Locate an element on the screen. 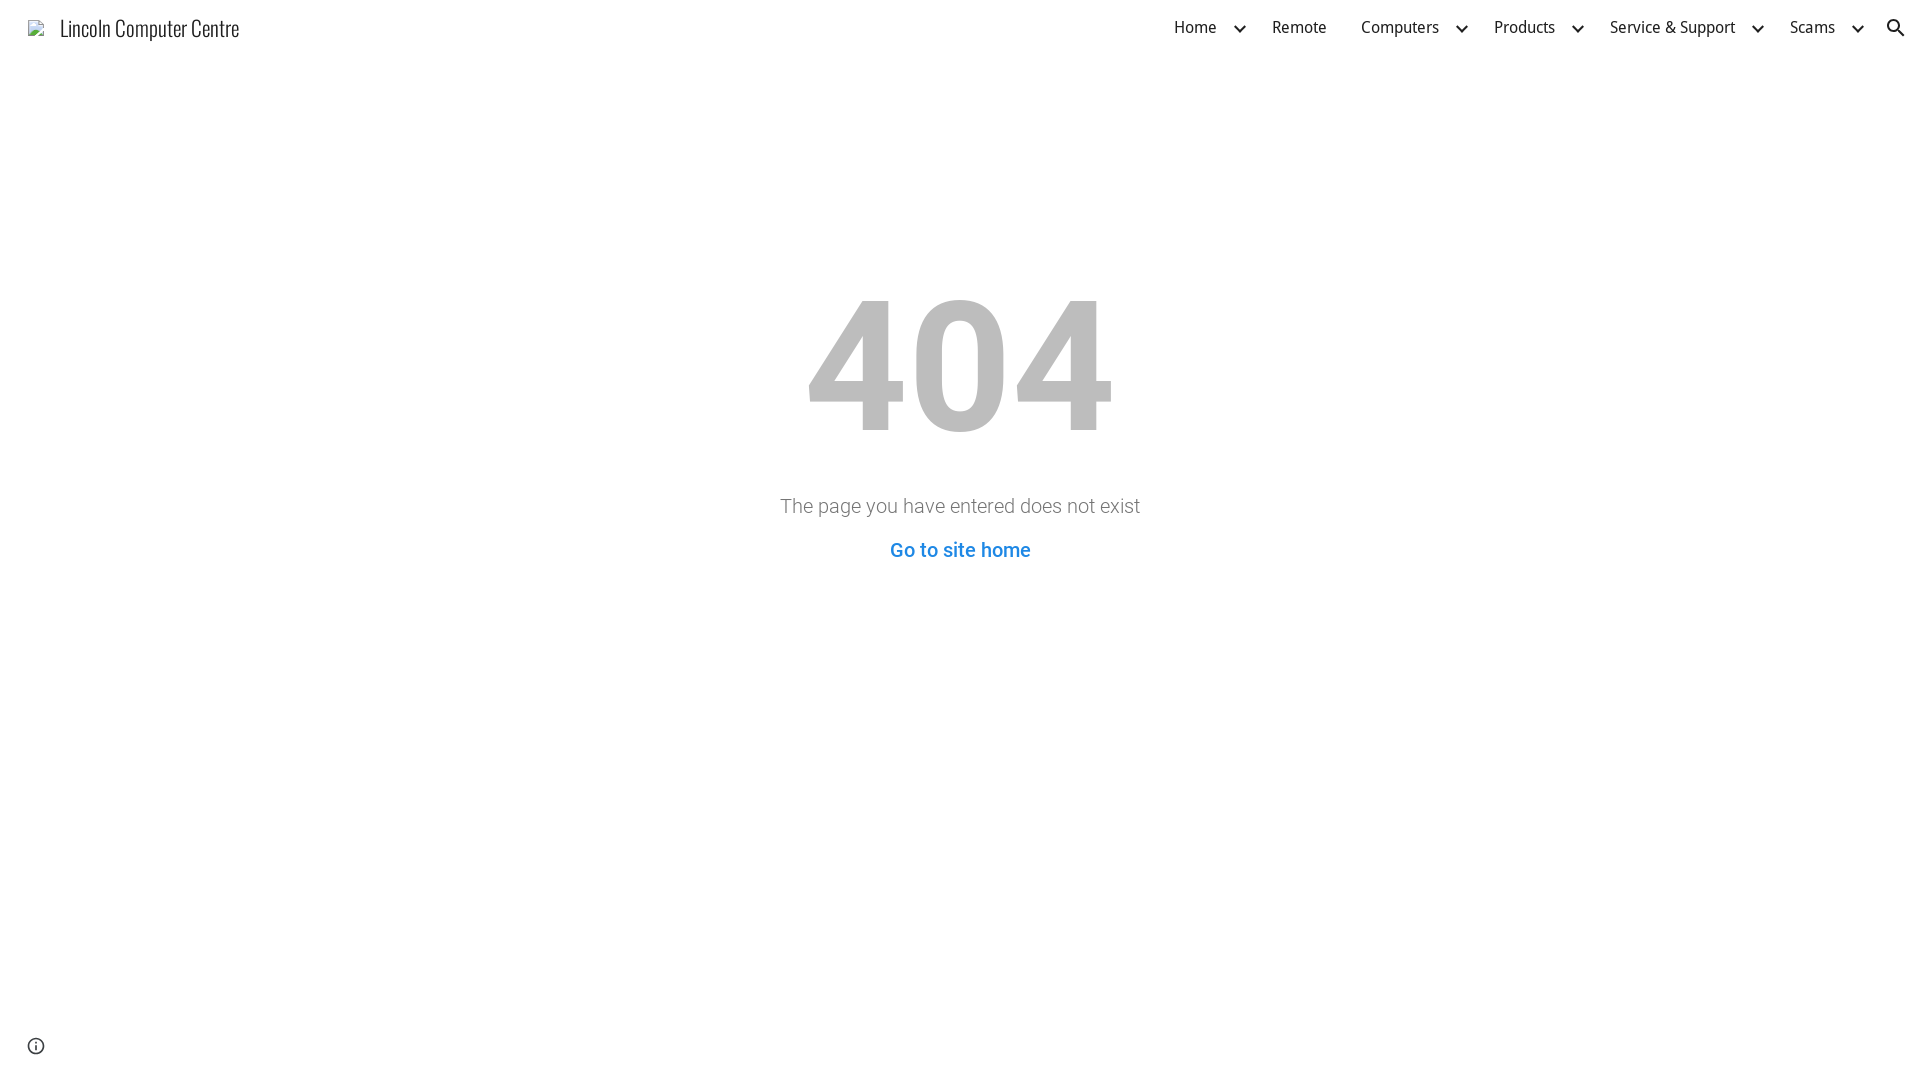  'Expand/Collapse' is located at coordinates (1856, 27).